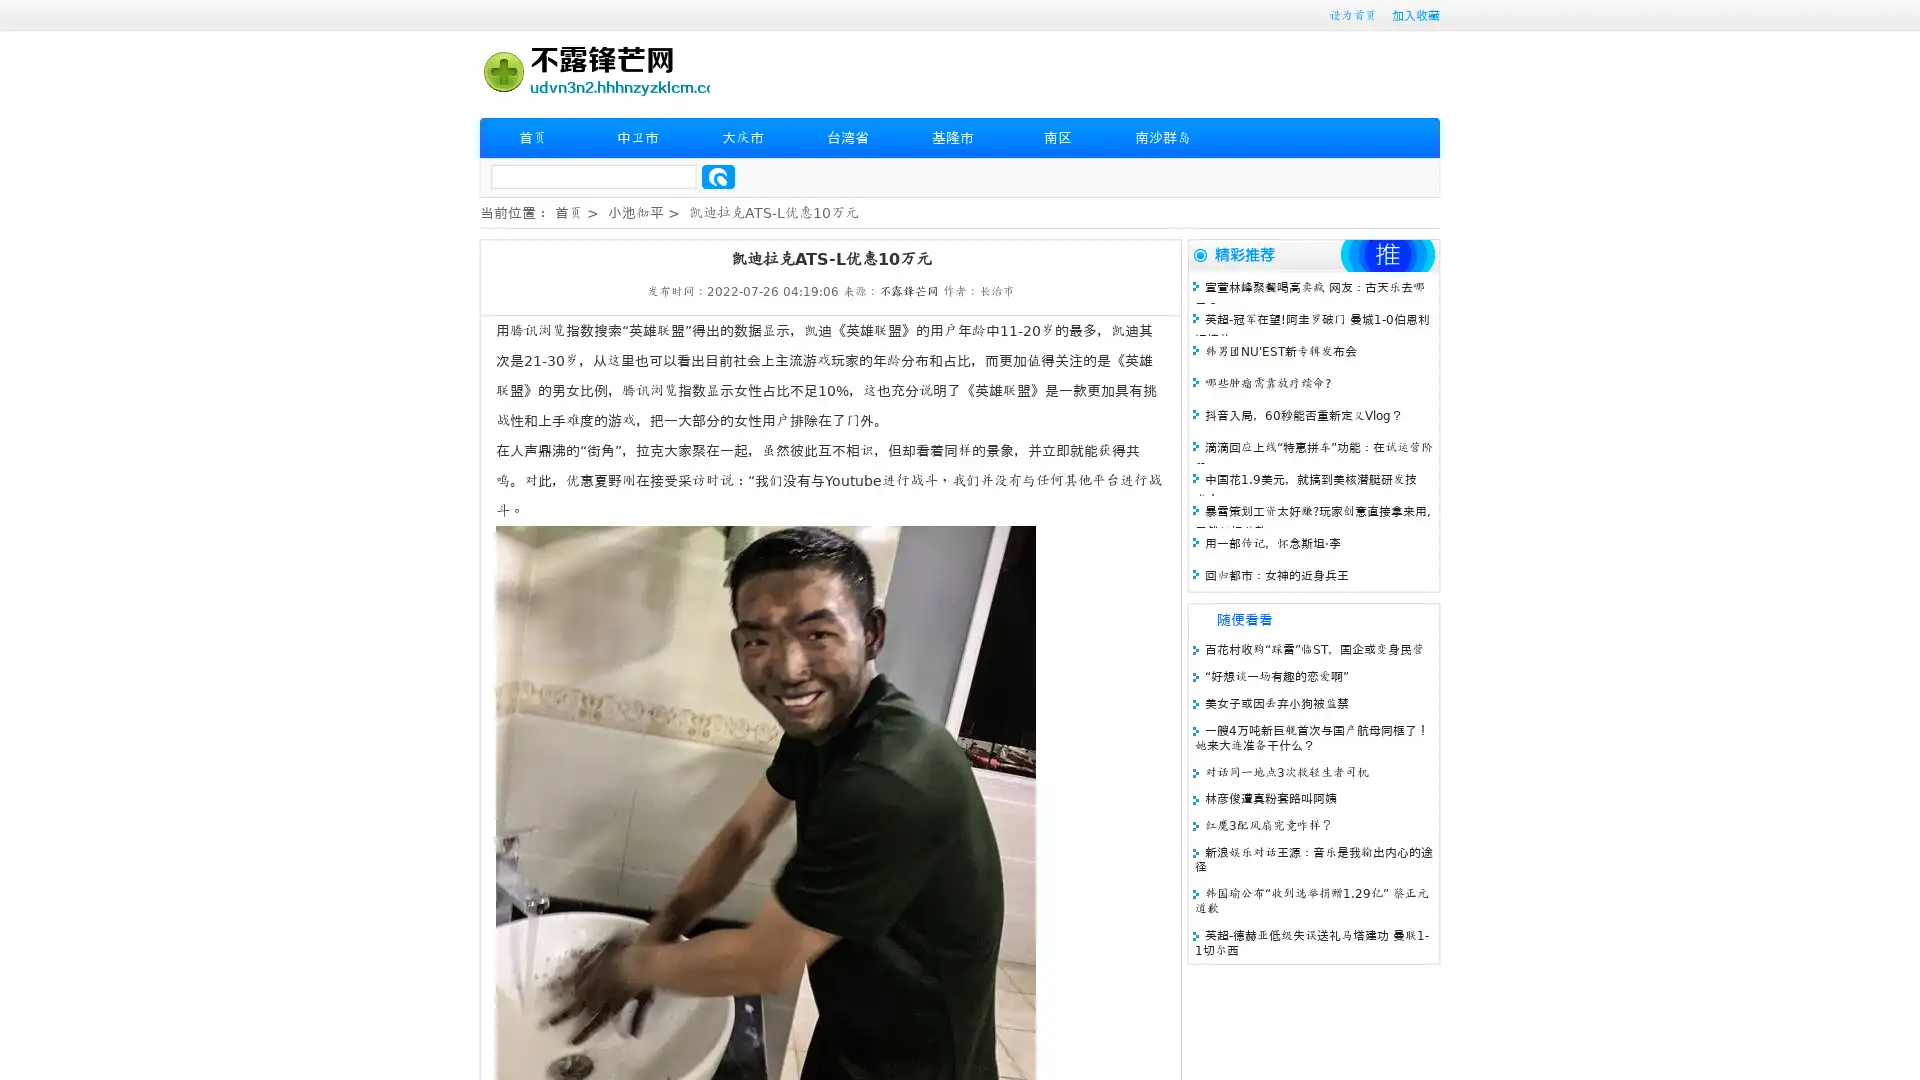 Image resolution: width=1920 pixels, height=1080 pixels. I want to click on Search, so click(718, 176).